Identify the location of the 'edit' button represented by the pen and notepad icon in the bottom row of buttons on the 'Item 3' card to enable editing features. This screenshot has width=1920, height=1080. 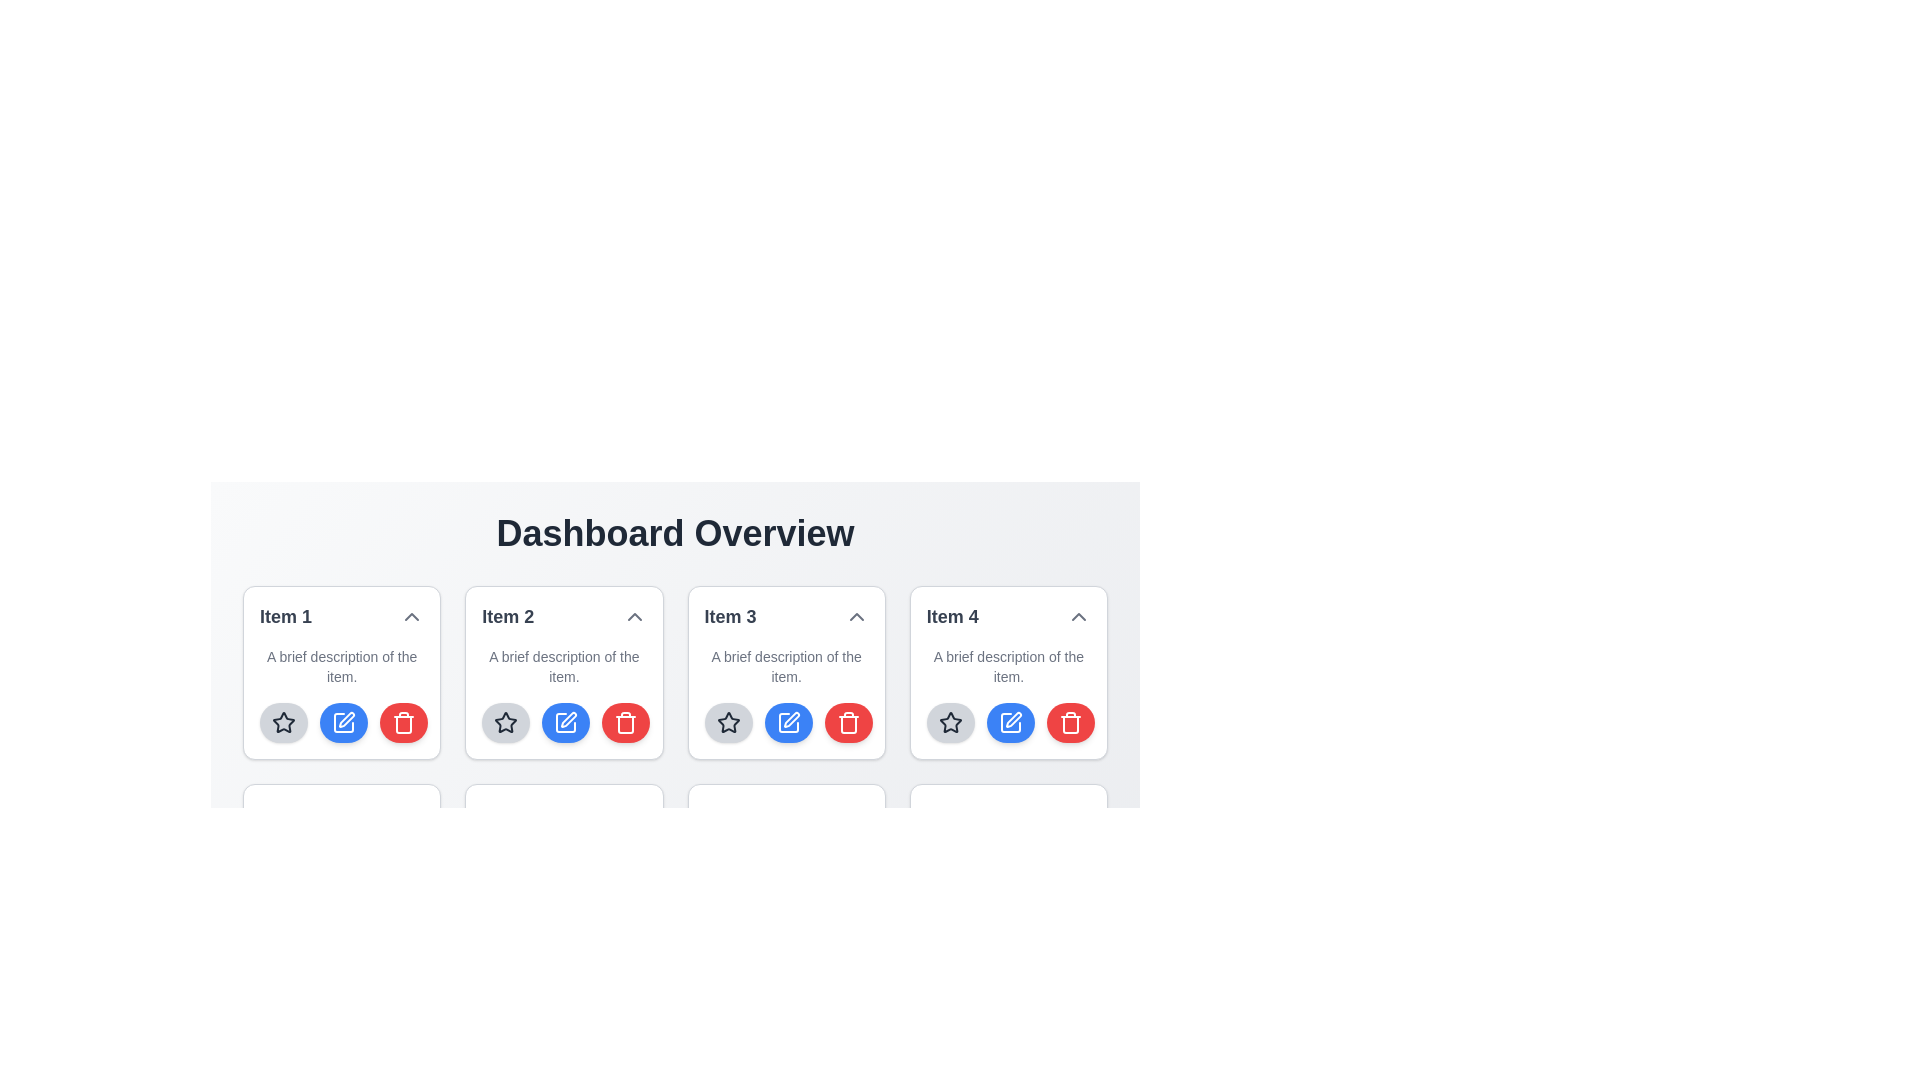
(785, 722).